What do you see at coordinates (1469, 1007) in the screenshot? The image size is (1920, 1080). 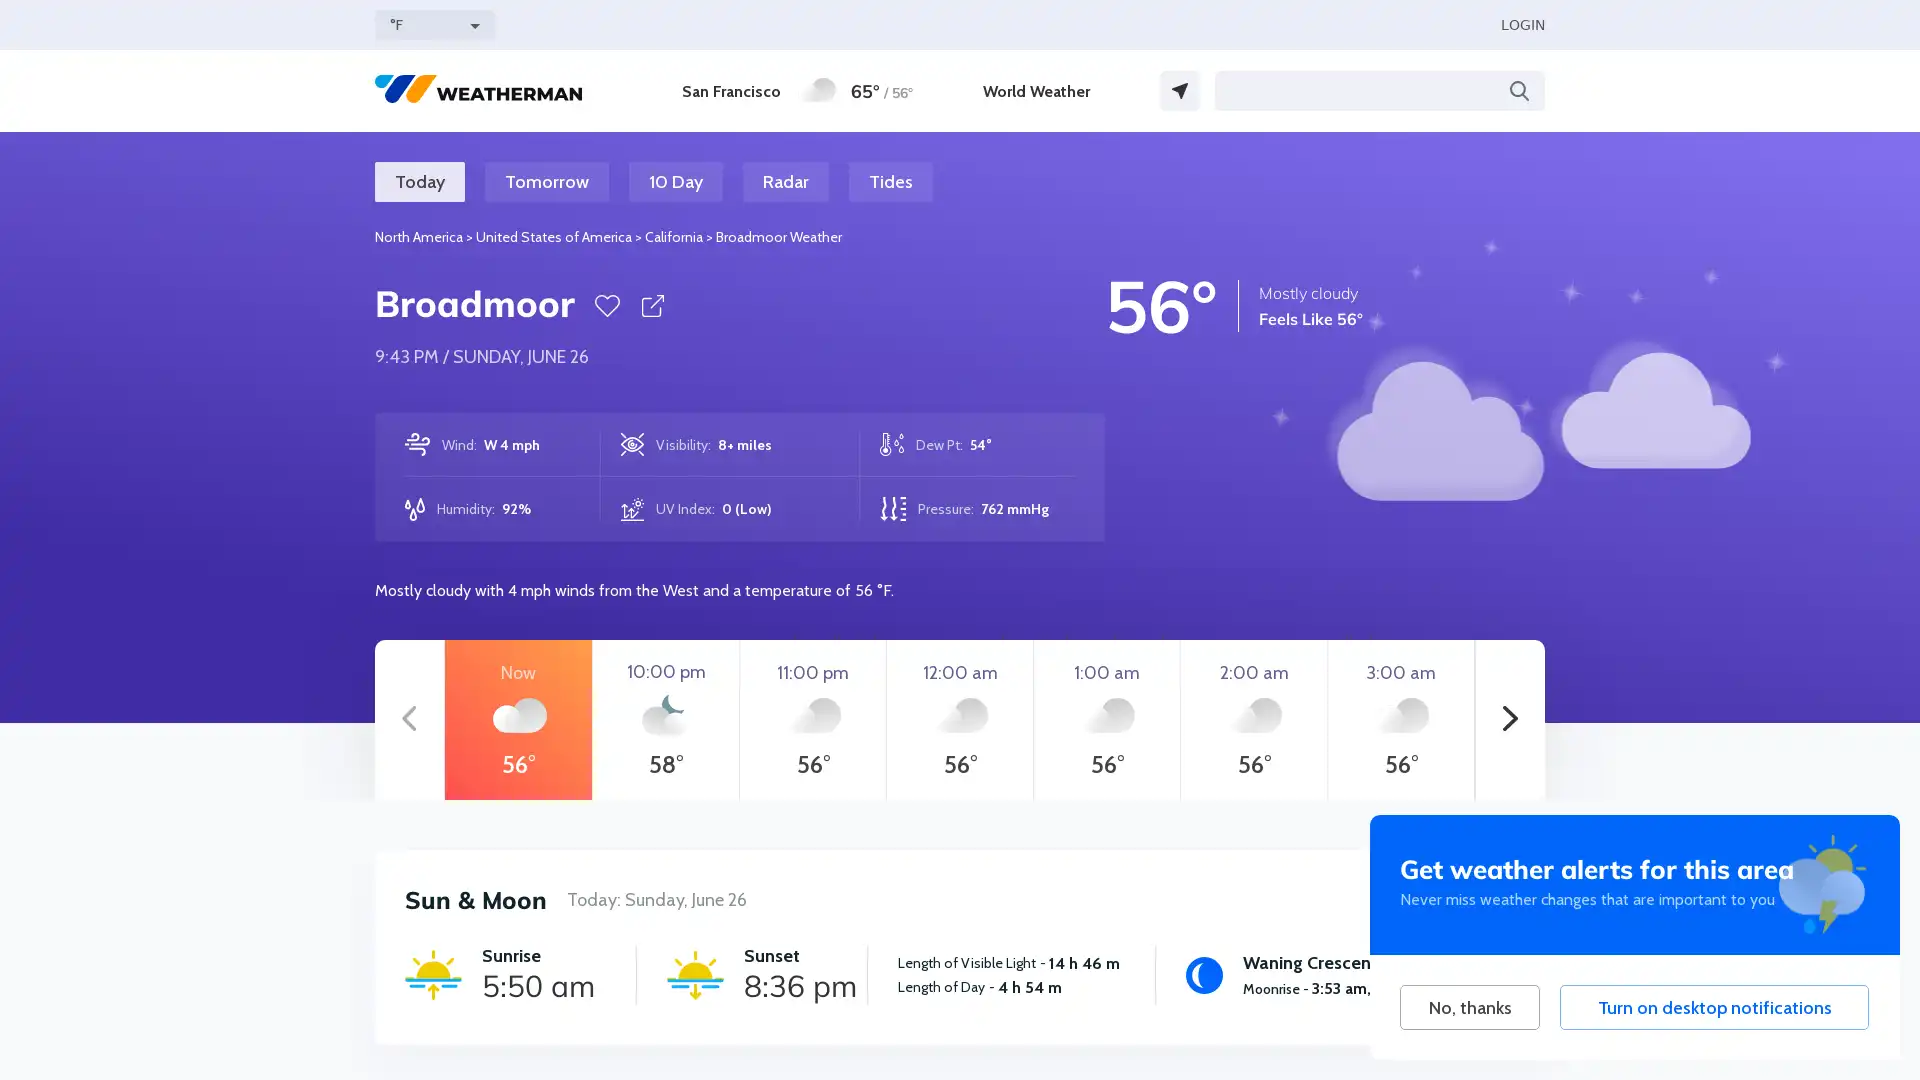 I see `No, thanks` at bounding box center [1469, 1007].